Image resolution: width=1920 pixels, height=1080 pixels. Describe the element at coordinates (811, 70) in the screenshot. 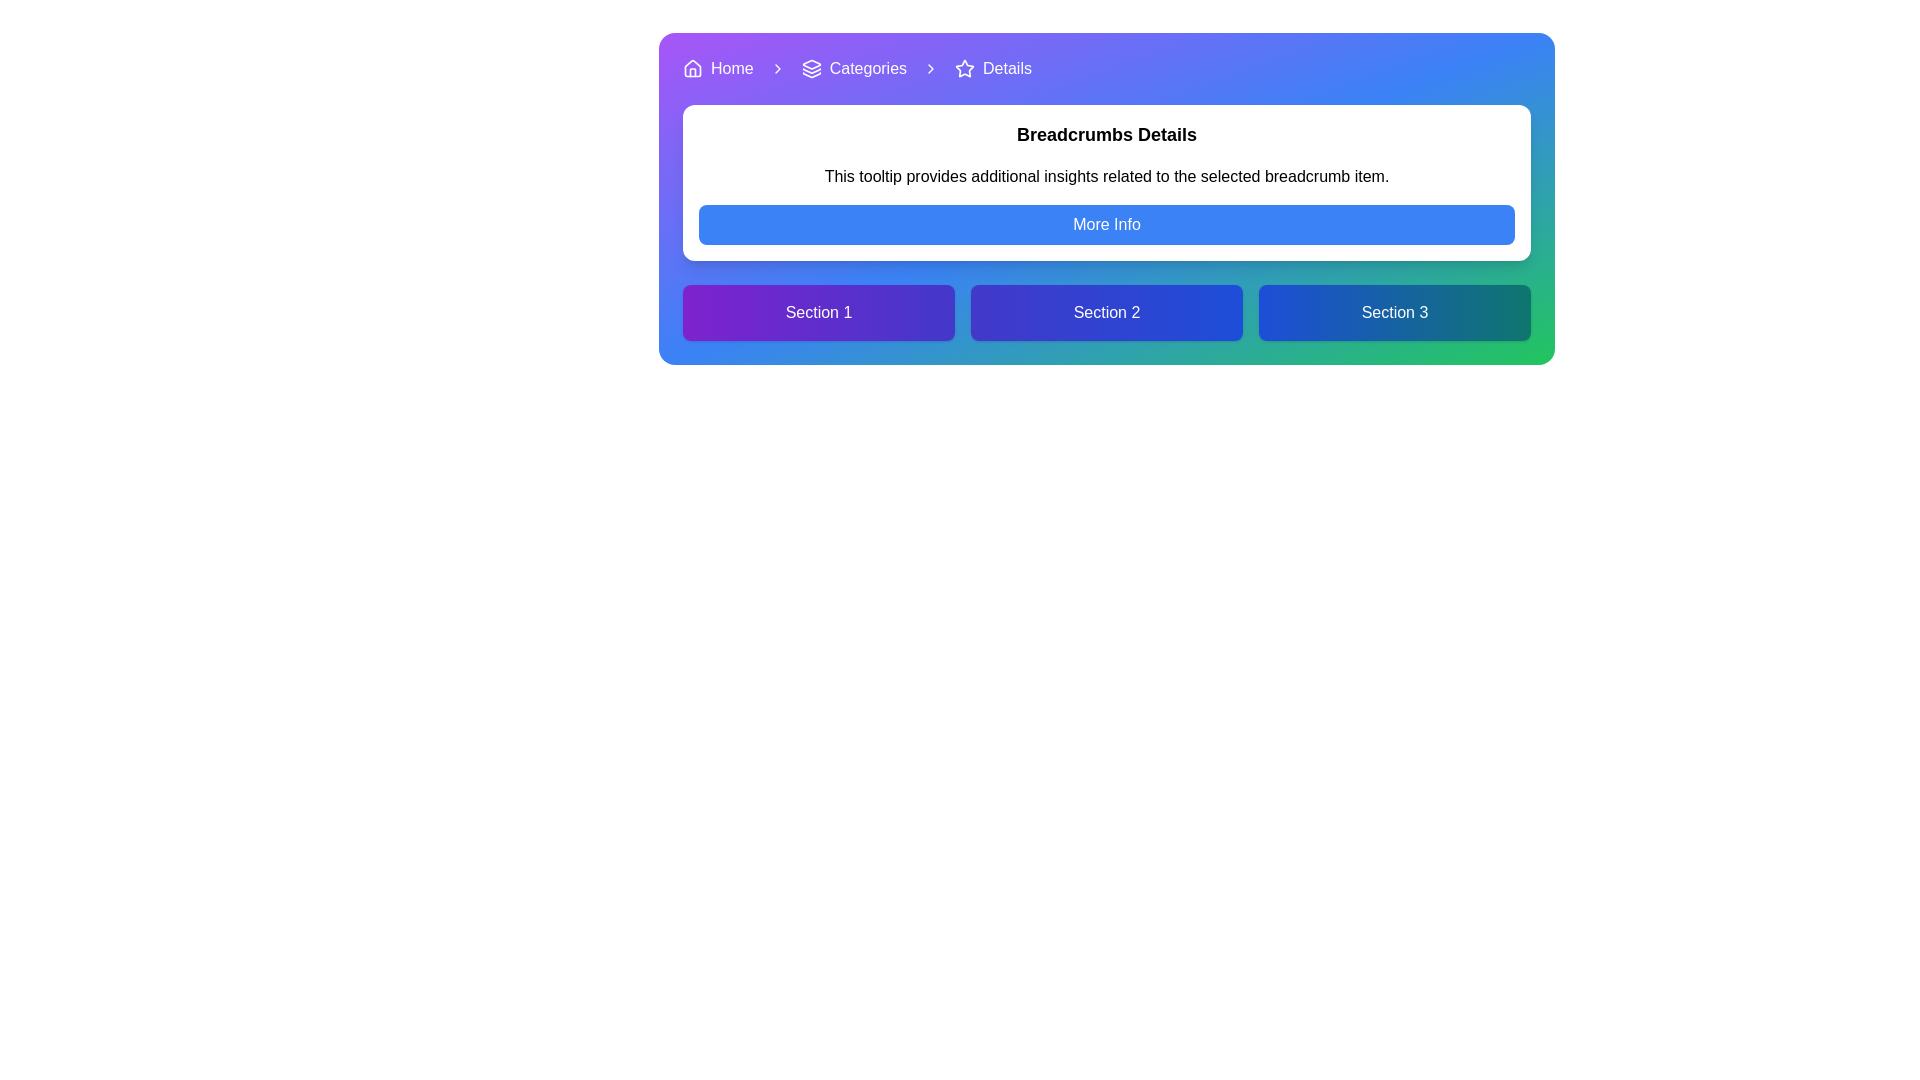

I see `the central layer symbol in the SVG icon representing stacked layers, located in the breadcrumb navigation bar between the 'Home' and 'Details' links` at that location.